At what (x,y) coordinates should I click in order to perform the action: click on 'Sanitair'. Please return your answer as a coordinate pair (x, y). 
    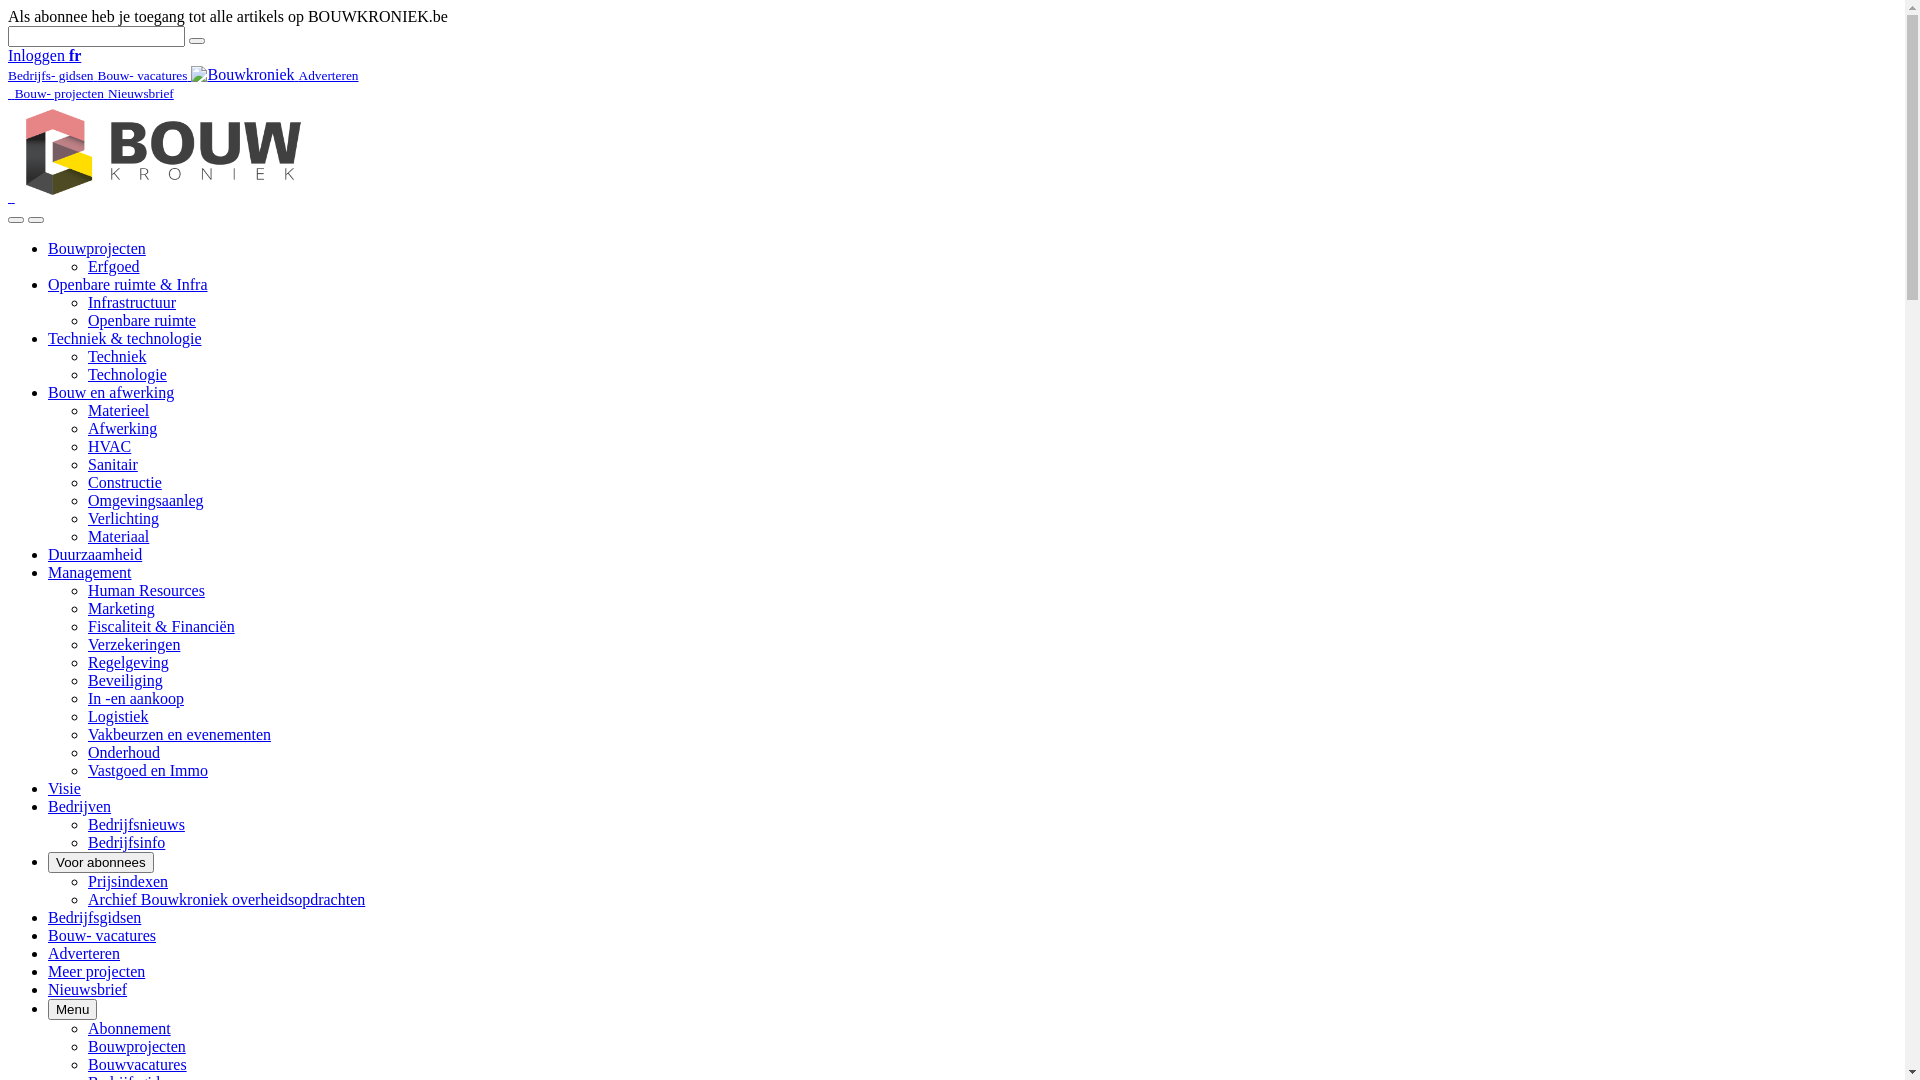
    Looking at the image, I should click on (112, 464).